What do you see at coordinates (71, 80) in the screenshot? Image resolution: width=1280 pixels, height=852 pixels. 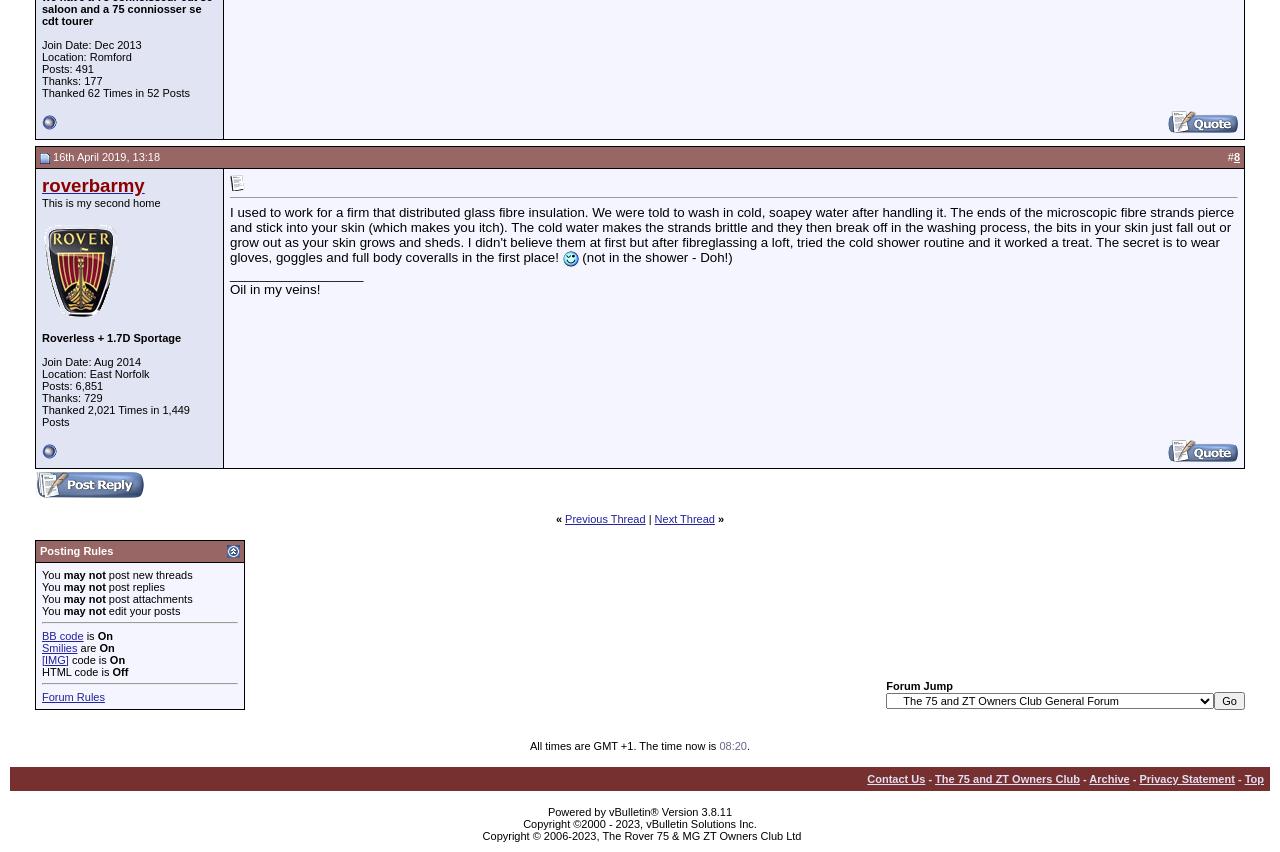 I see `'Thanks: 177'` at bounding box center [71, 80].